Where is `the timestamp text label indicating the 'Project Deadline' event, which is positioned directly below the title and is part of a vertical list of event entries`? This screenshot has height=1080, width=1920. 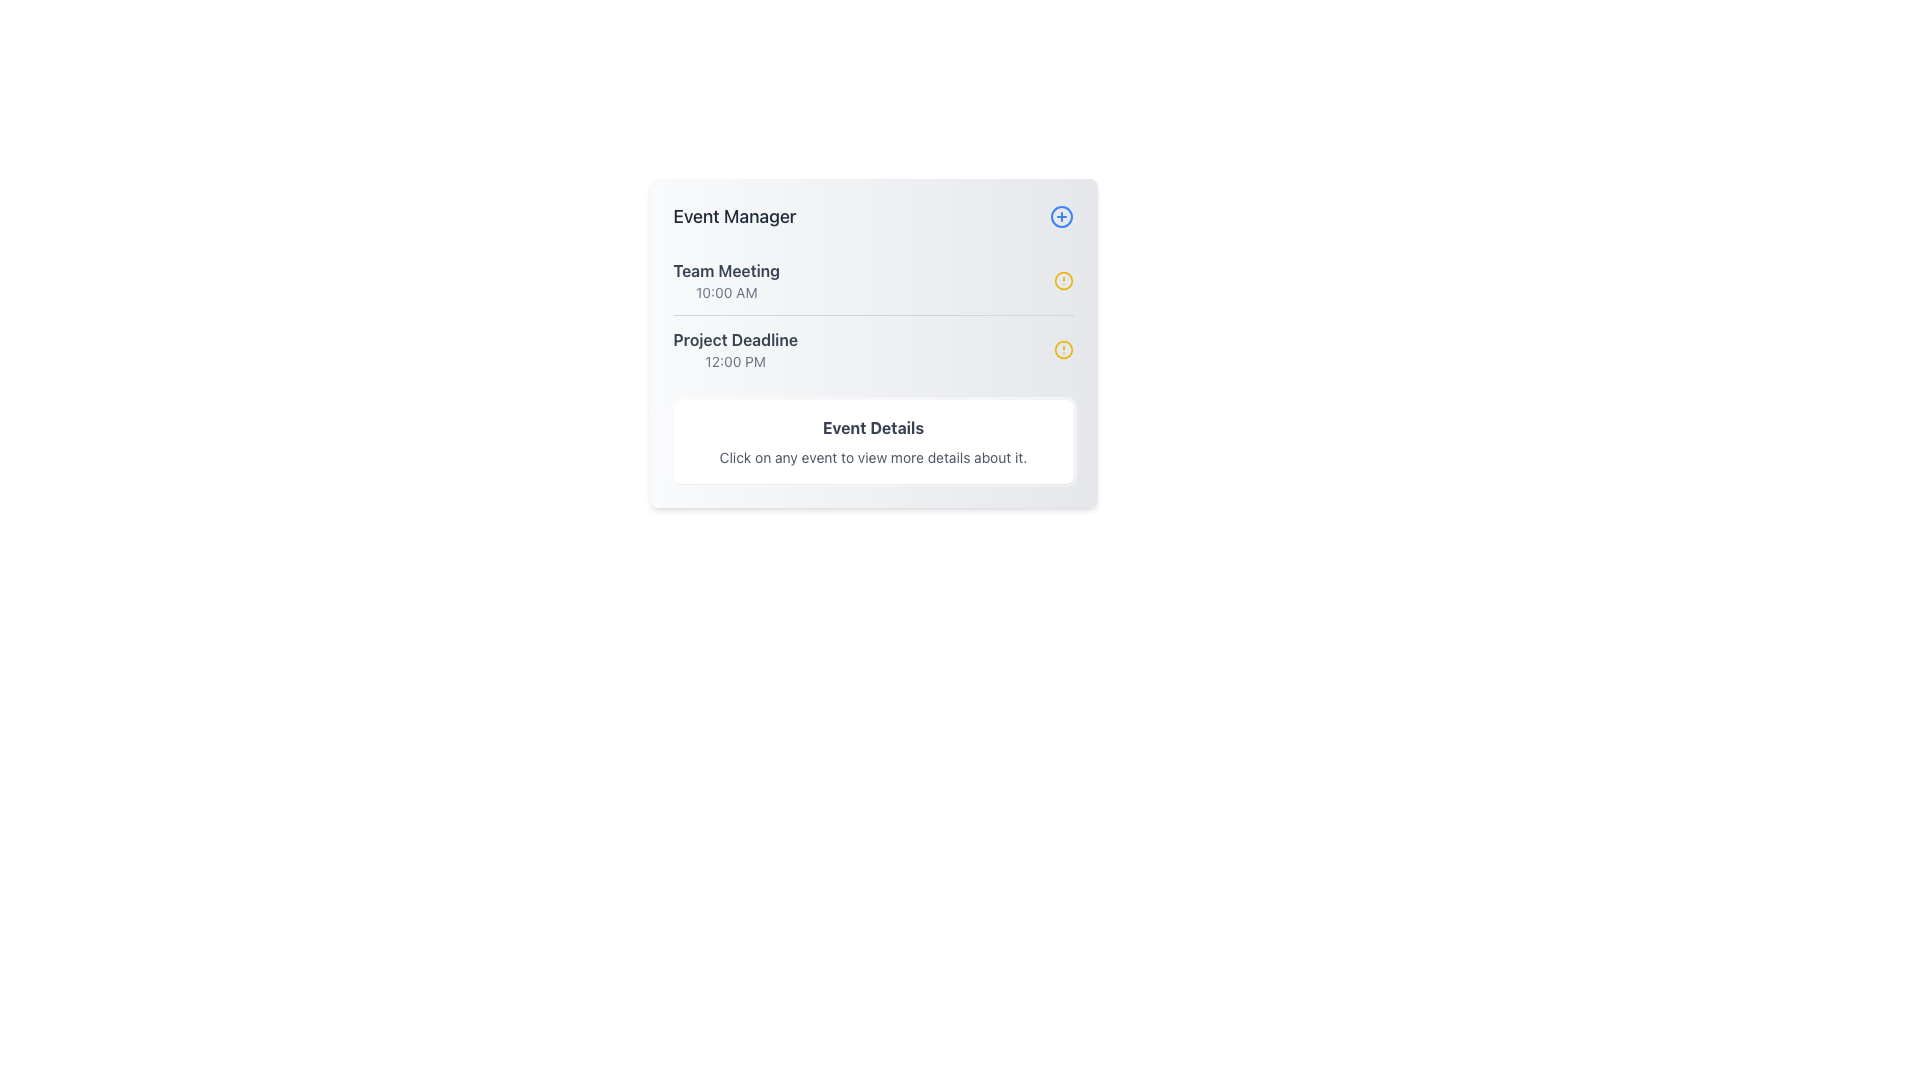 the timestamp text label indicating the 'Project Deadline' event, which is positioned directly below the title and is part of a vertical list of event entries is located at coordinates (734, 362).